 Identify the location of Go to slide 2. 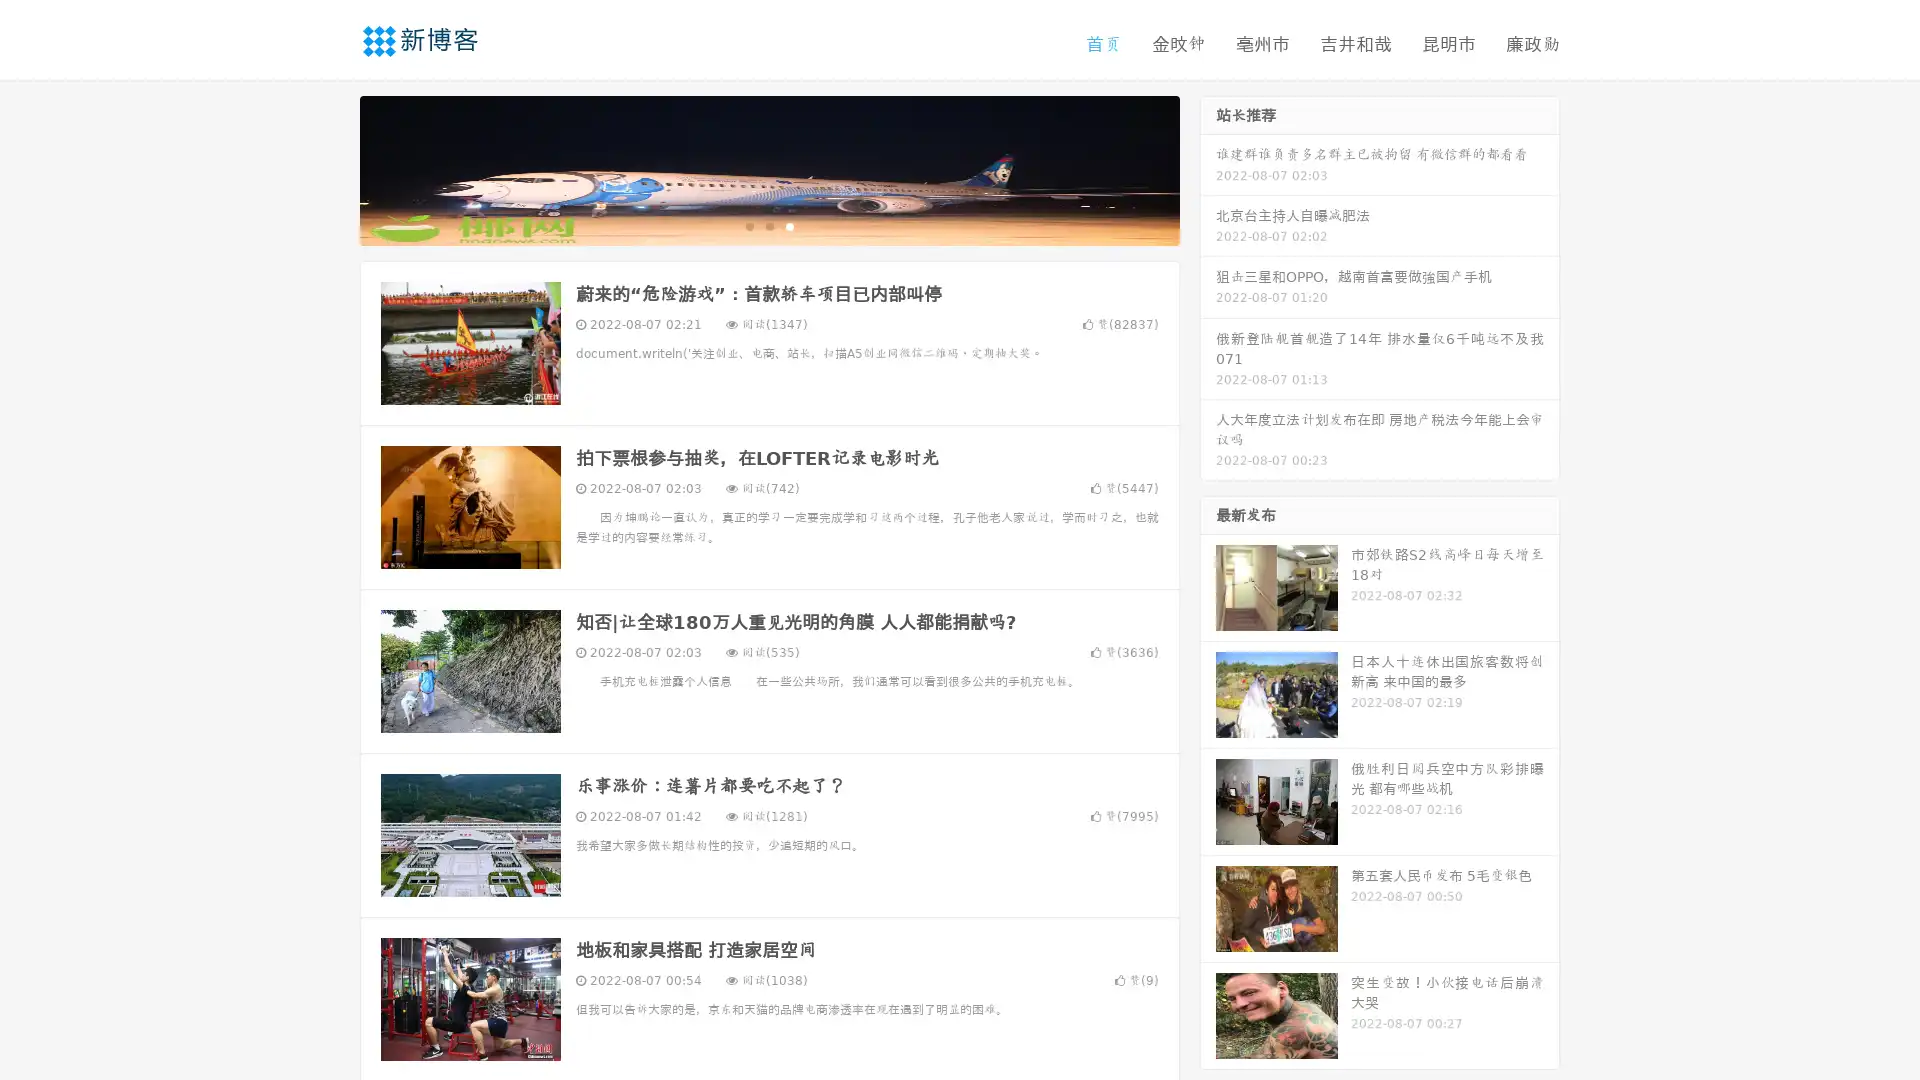
(768, 225).